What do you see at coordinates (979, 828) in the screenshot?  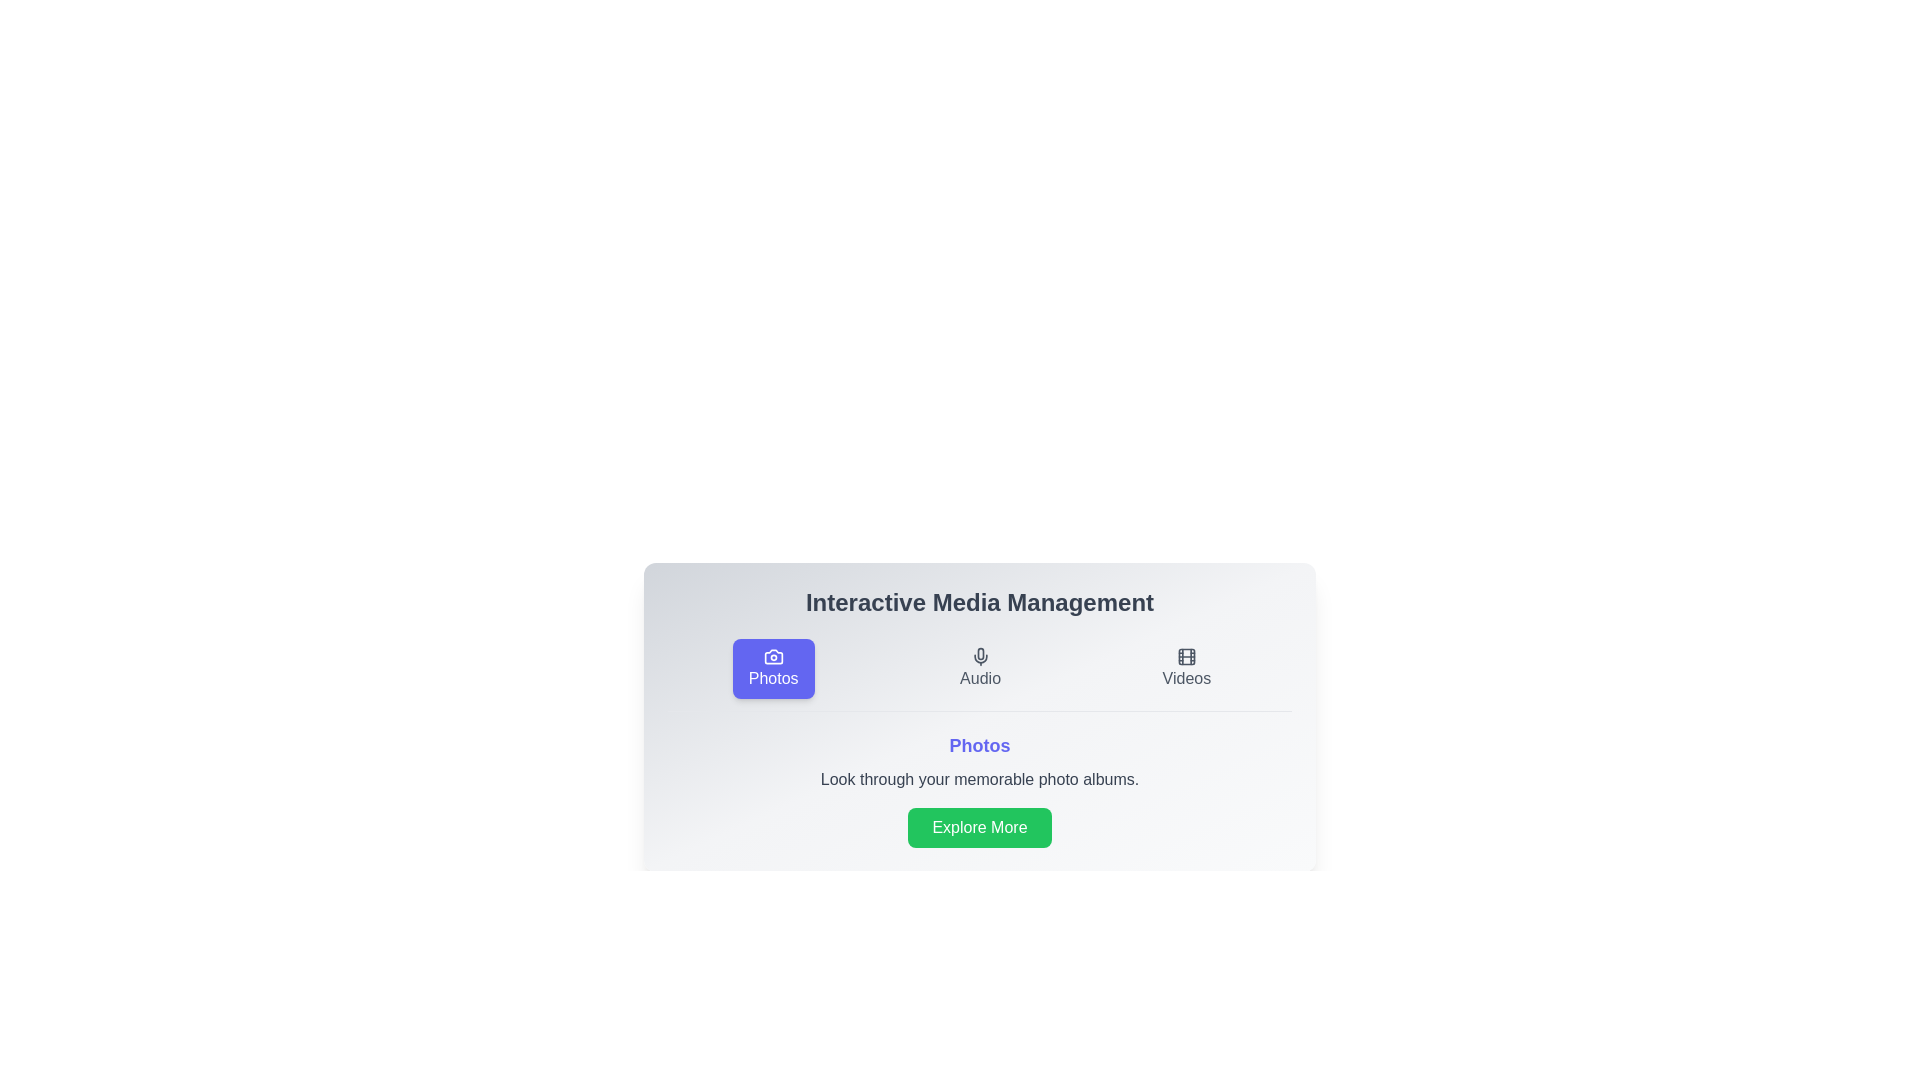 I see `the 'Explore More' button` at bounding box center [979, 828].